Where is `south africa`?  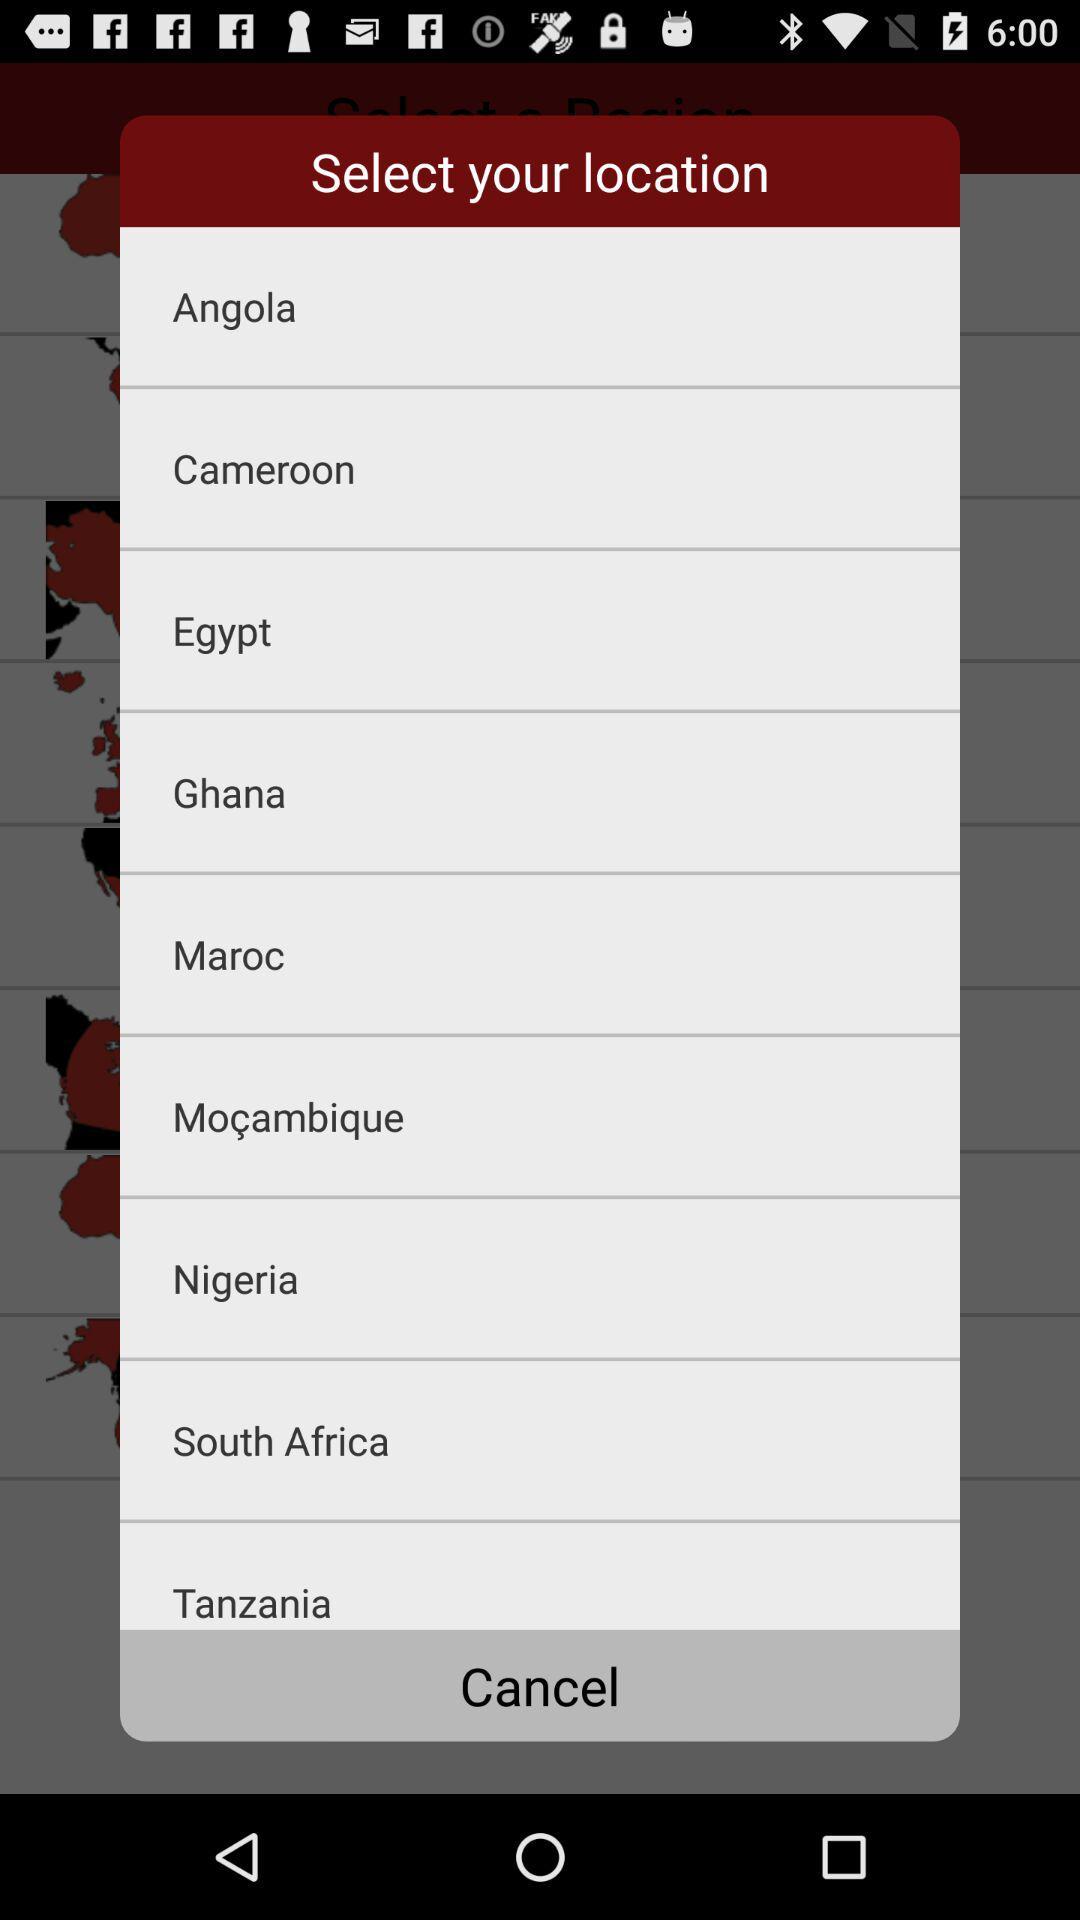 south africa is located at coordinates (566, 1440).